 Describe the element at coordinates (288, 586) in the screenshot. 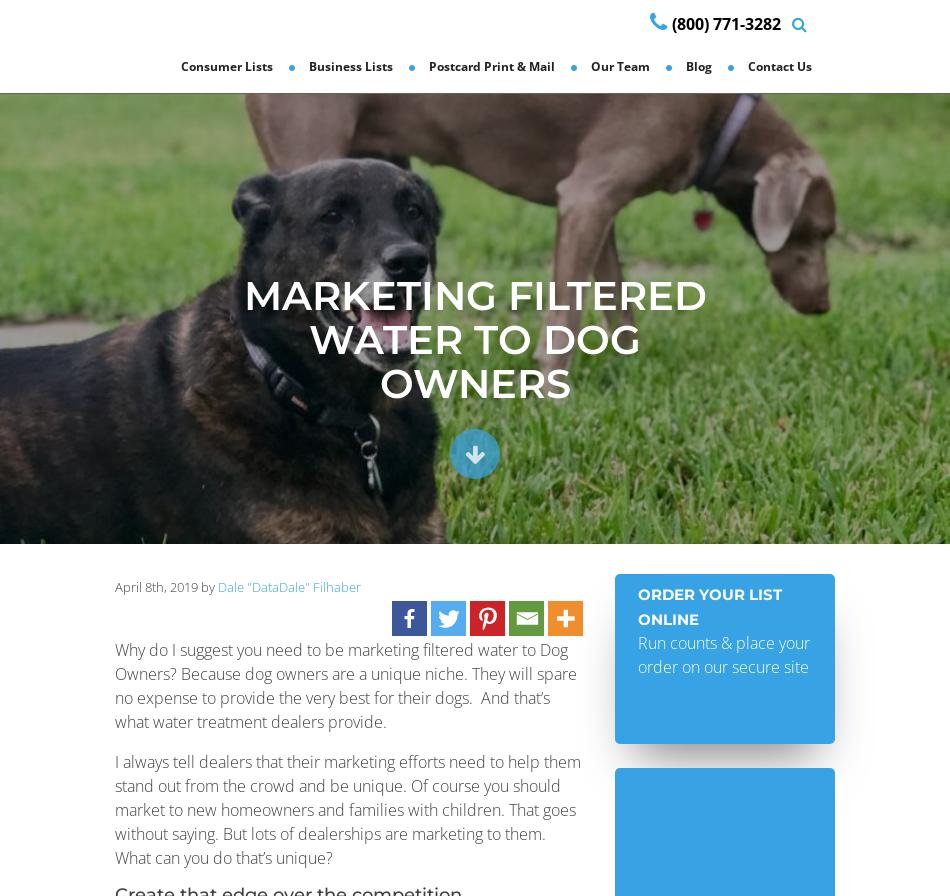

I see `'Dale "DataDale" Filhaber'` at that location.